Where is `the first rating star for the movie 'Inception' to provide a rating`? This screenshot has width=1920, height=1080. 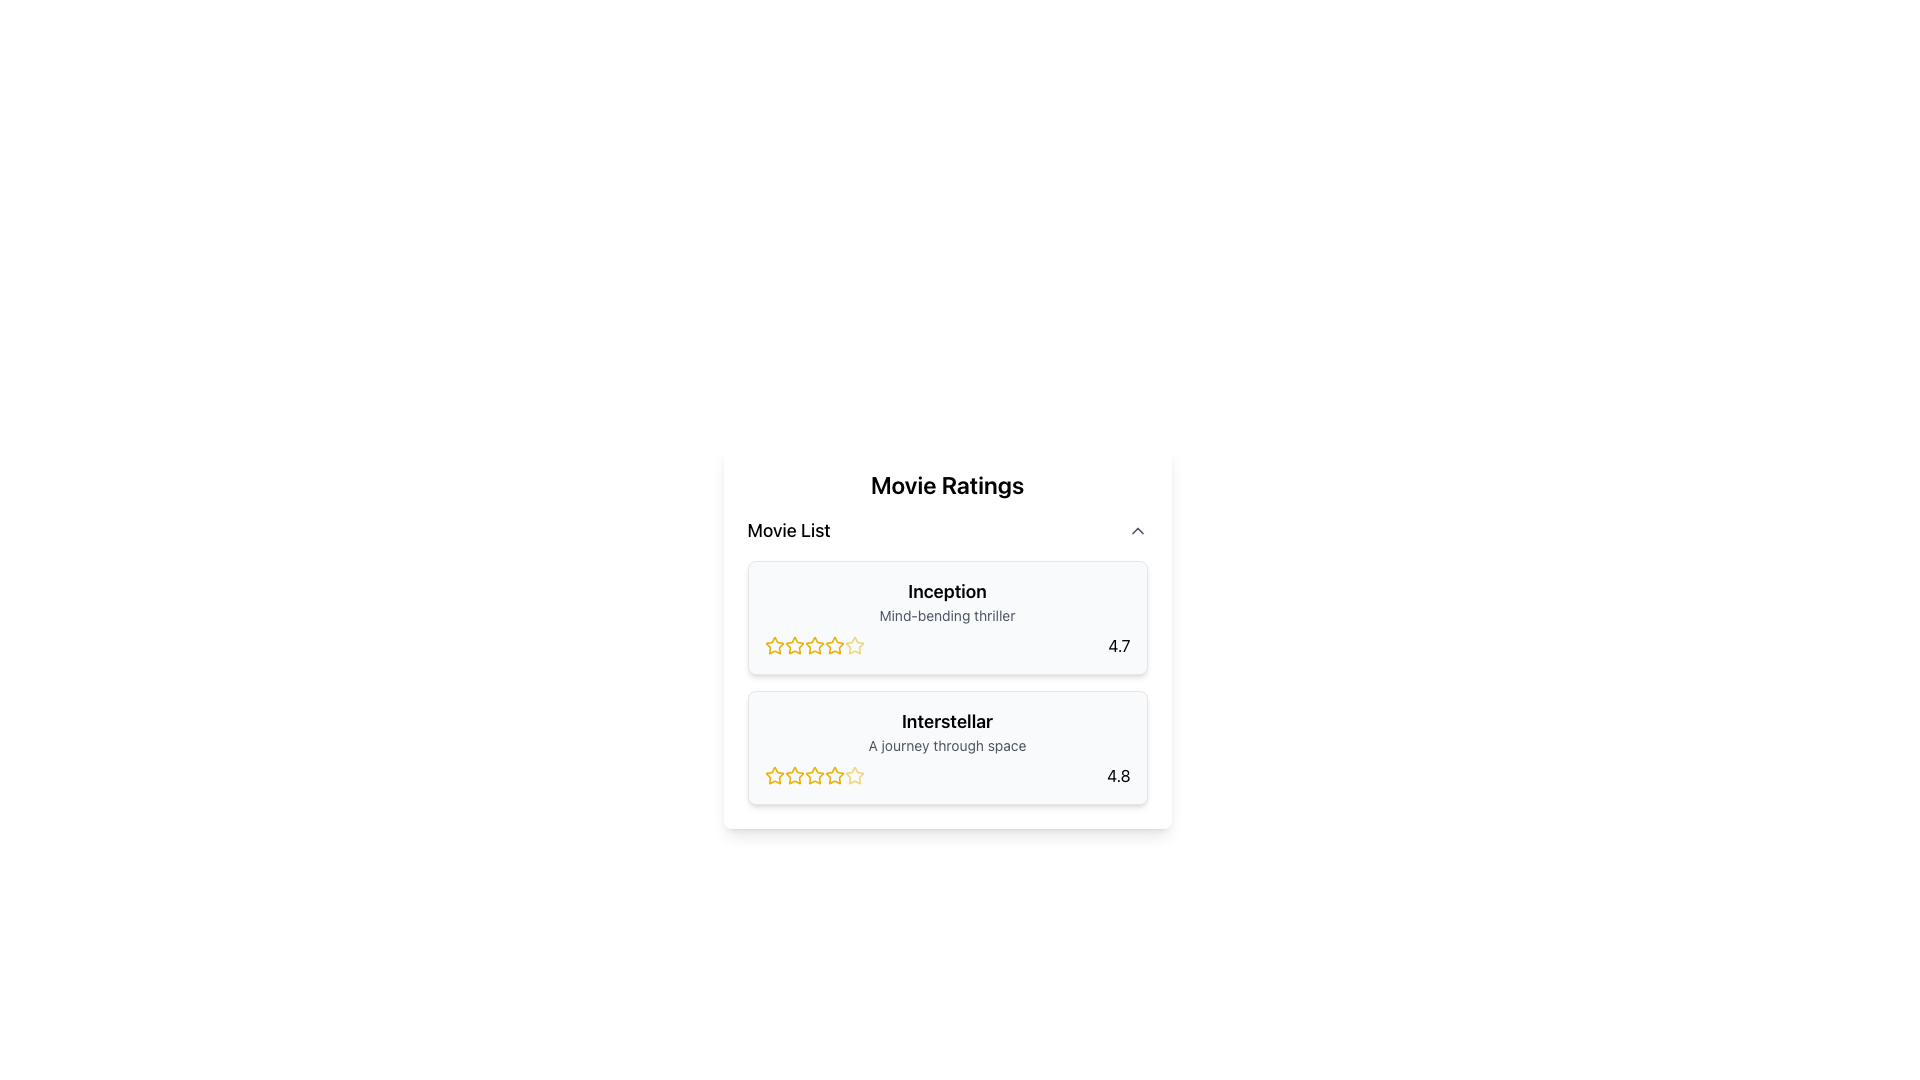
the first rating star for the movie 'Inception' to provide a rating is located at coordinates (773, 645).